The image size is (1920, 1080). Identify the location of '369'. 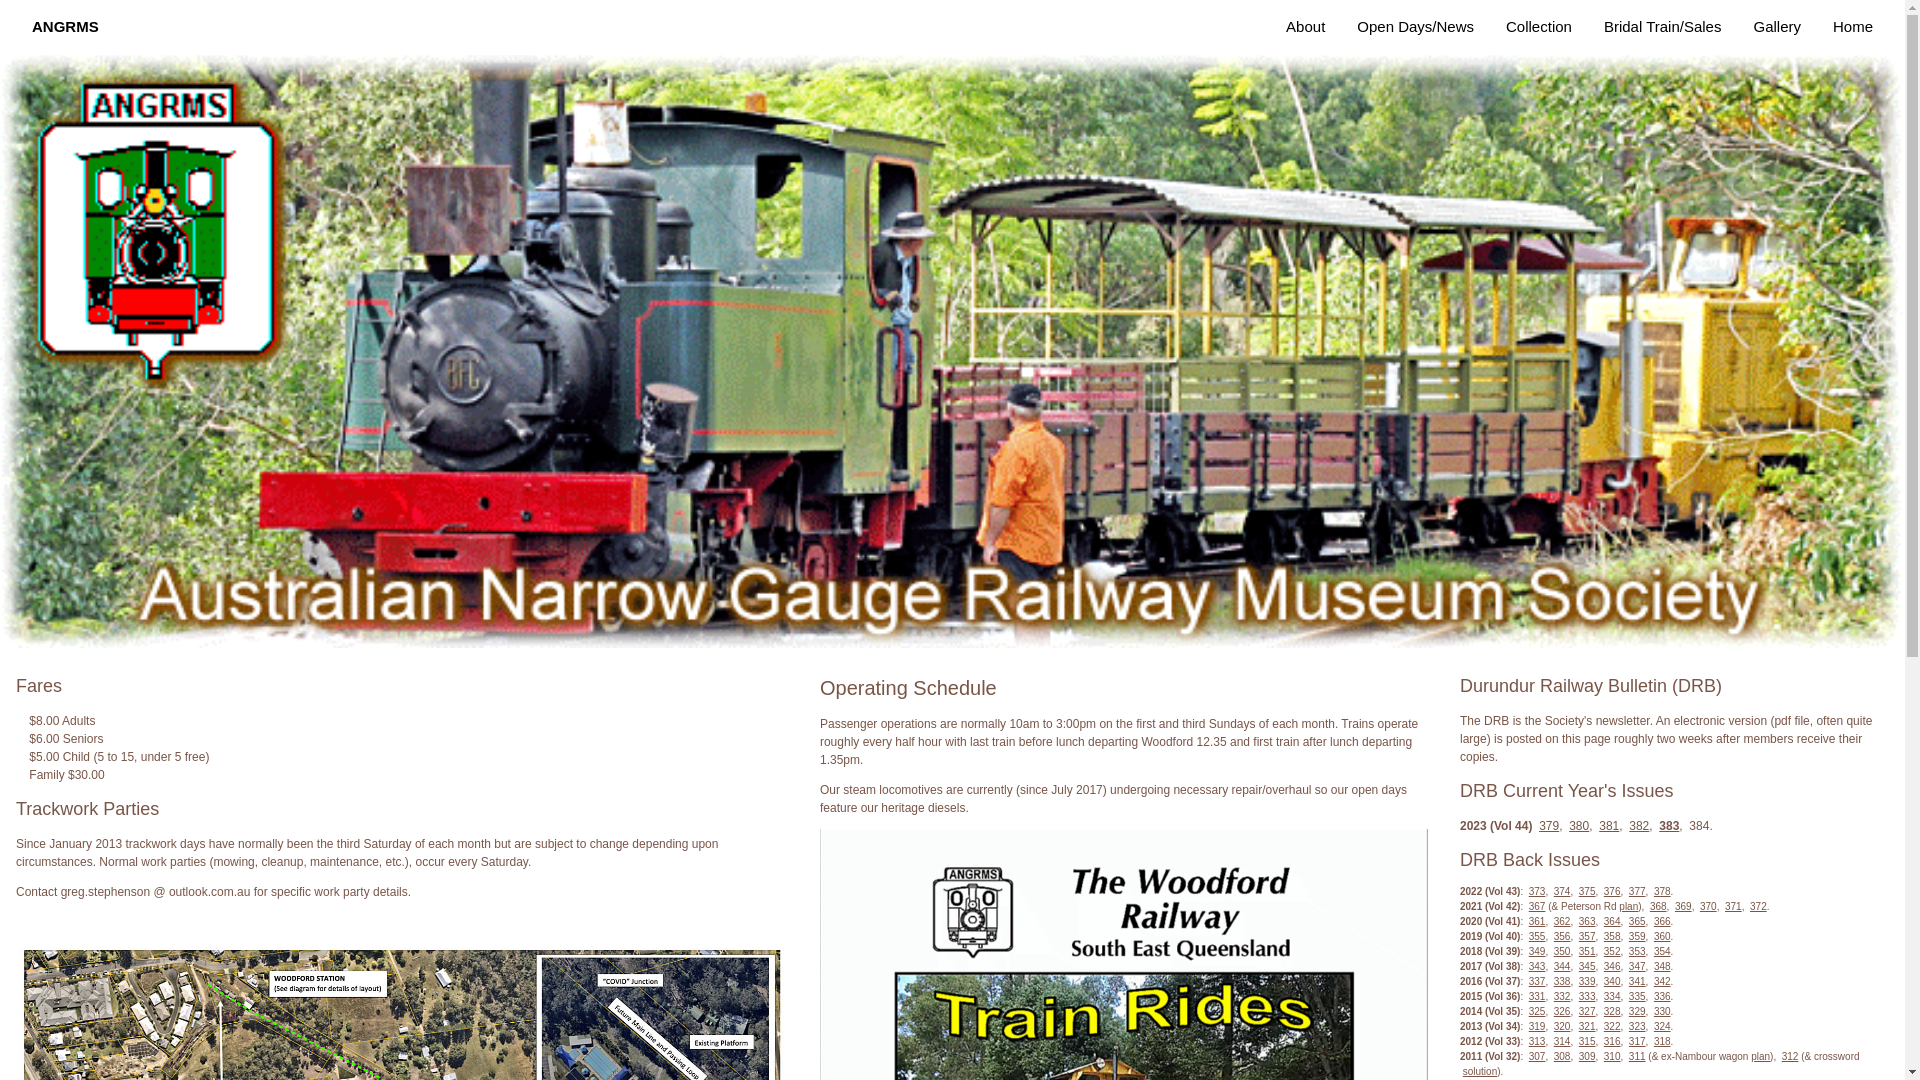
(1675, 906).